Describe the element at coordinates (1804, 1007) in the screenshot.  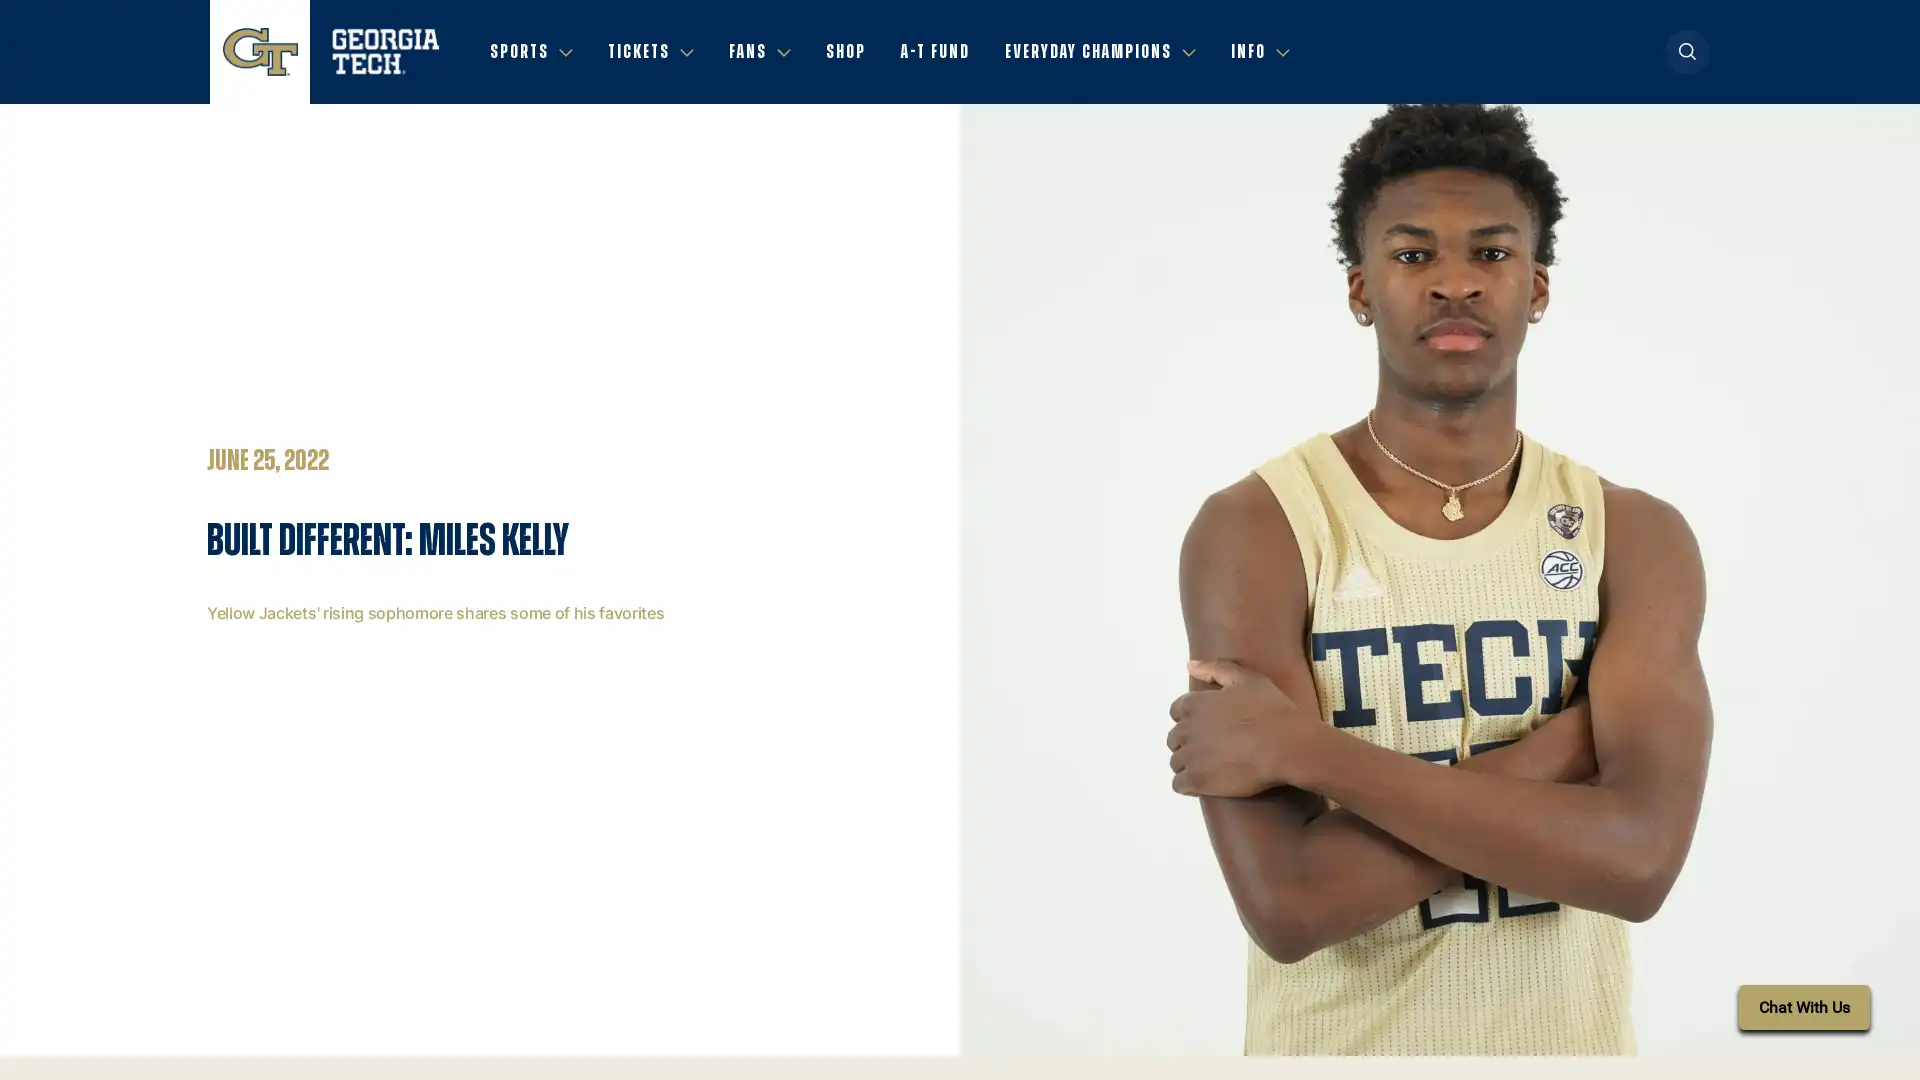
I see `open chat` at that location.